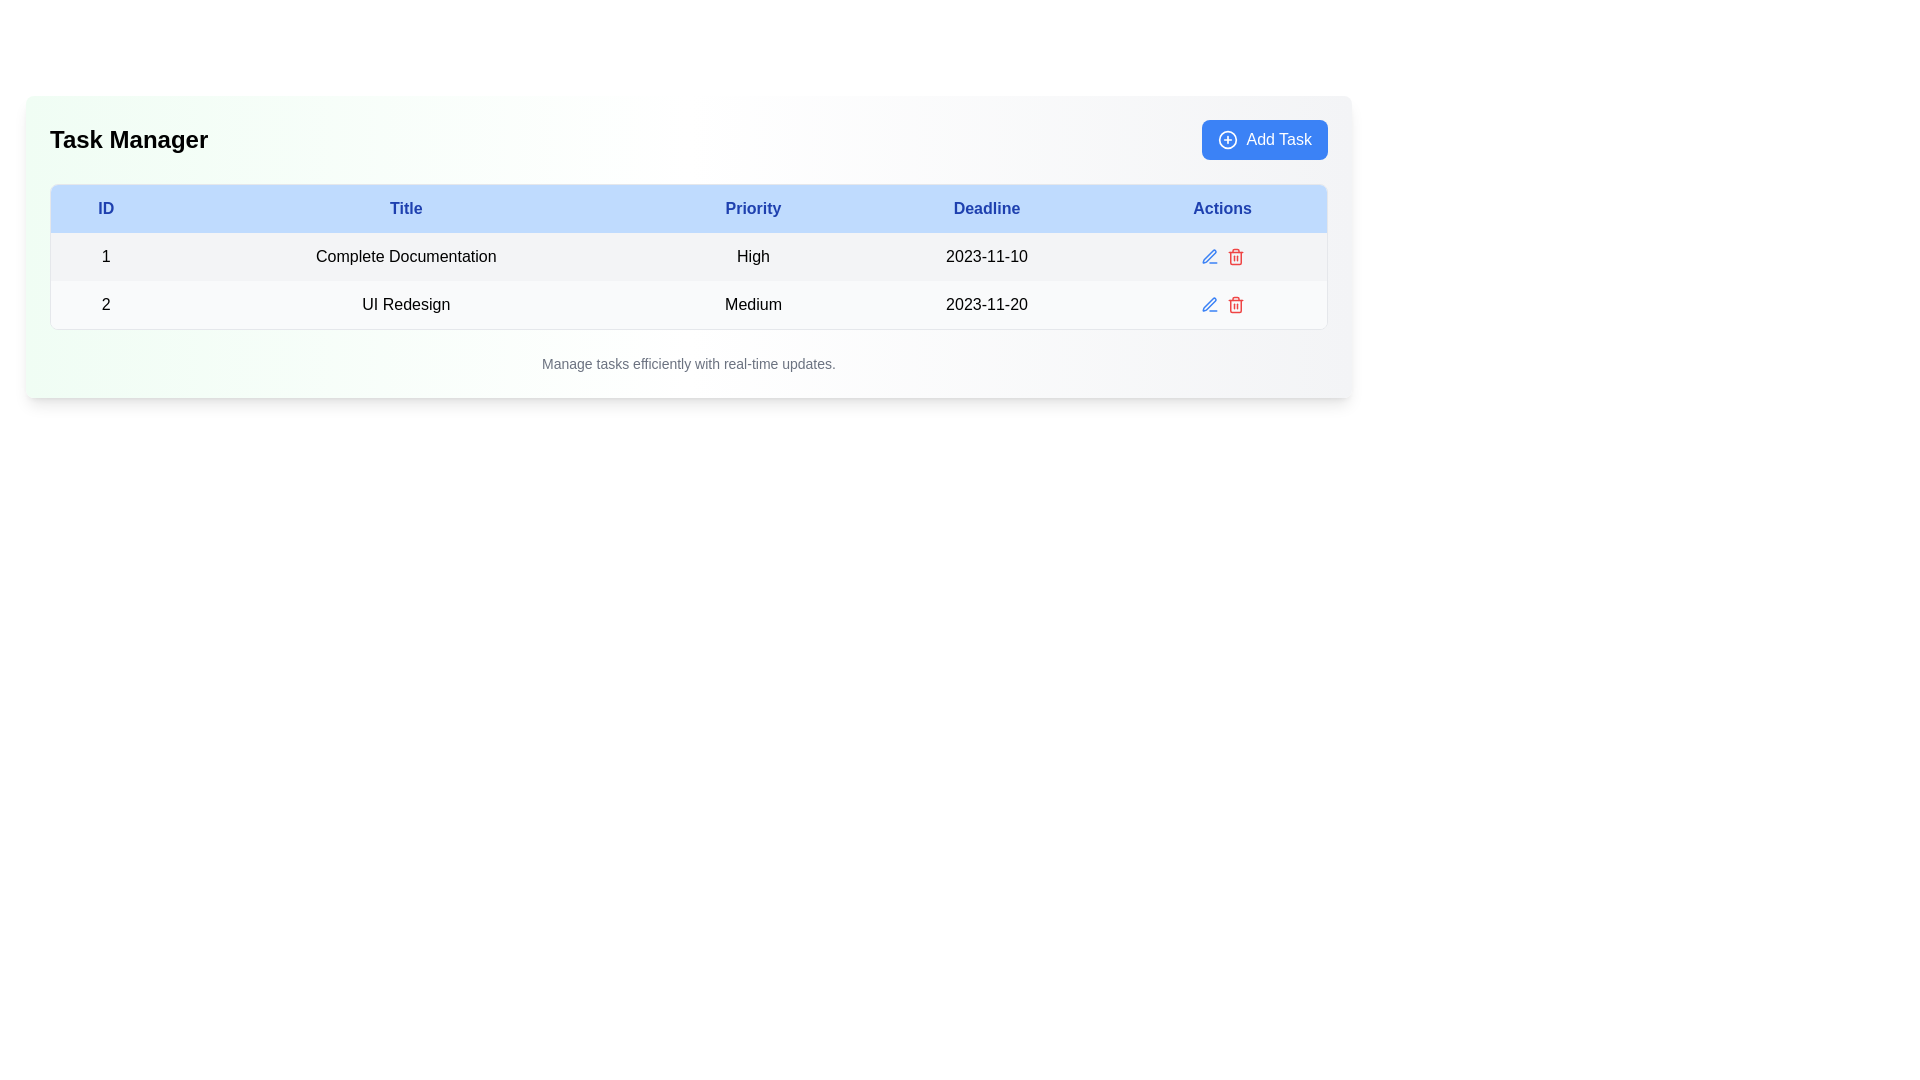 The height and width of the screenshot is (1080, 1920). I want to click on the static text displaying the date '2023-11-10' located in the fourth column of the first row of the table under the 'Deadline' header, so click(987, 256).